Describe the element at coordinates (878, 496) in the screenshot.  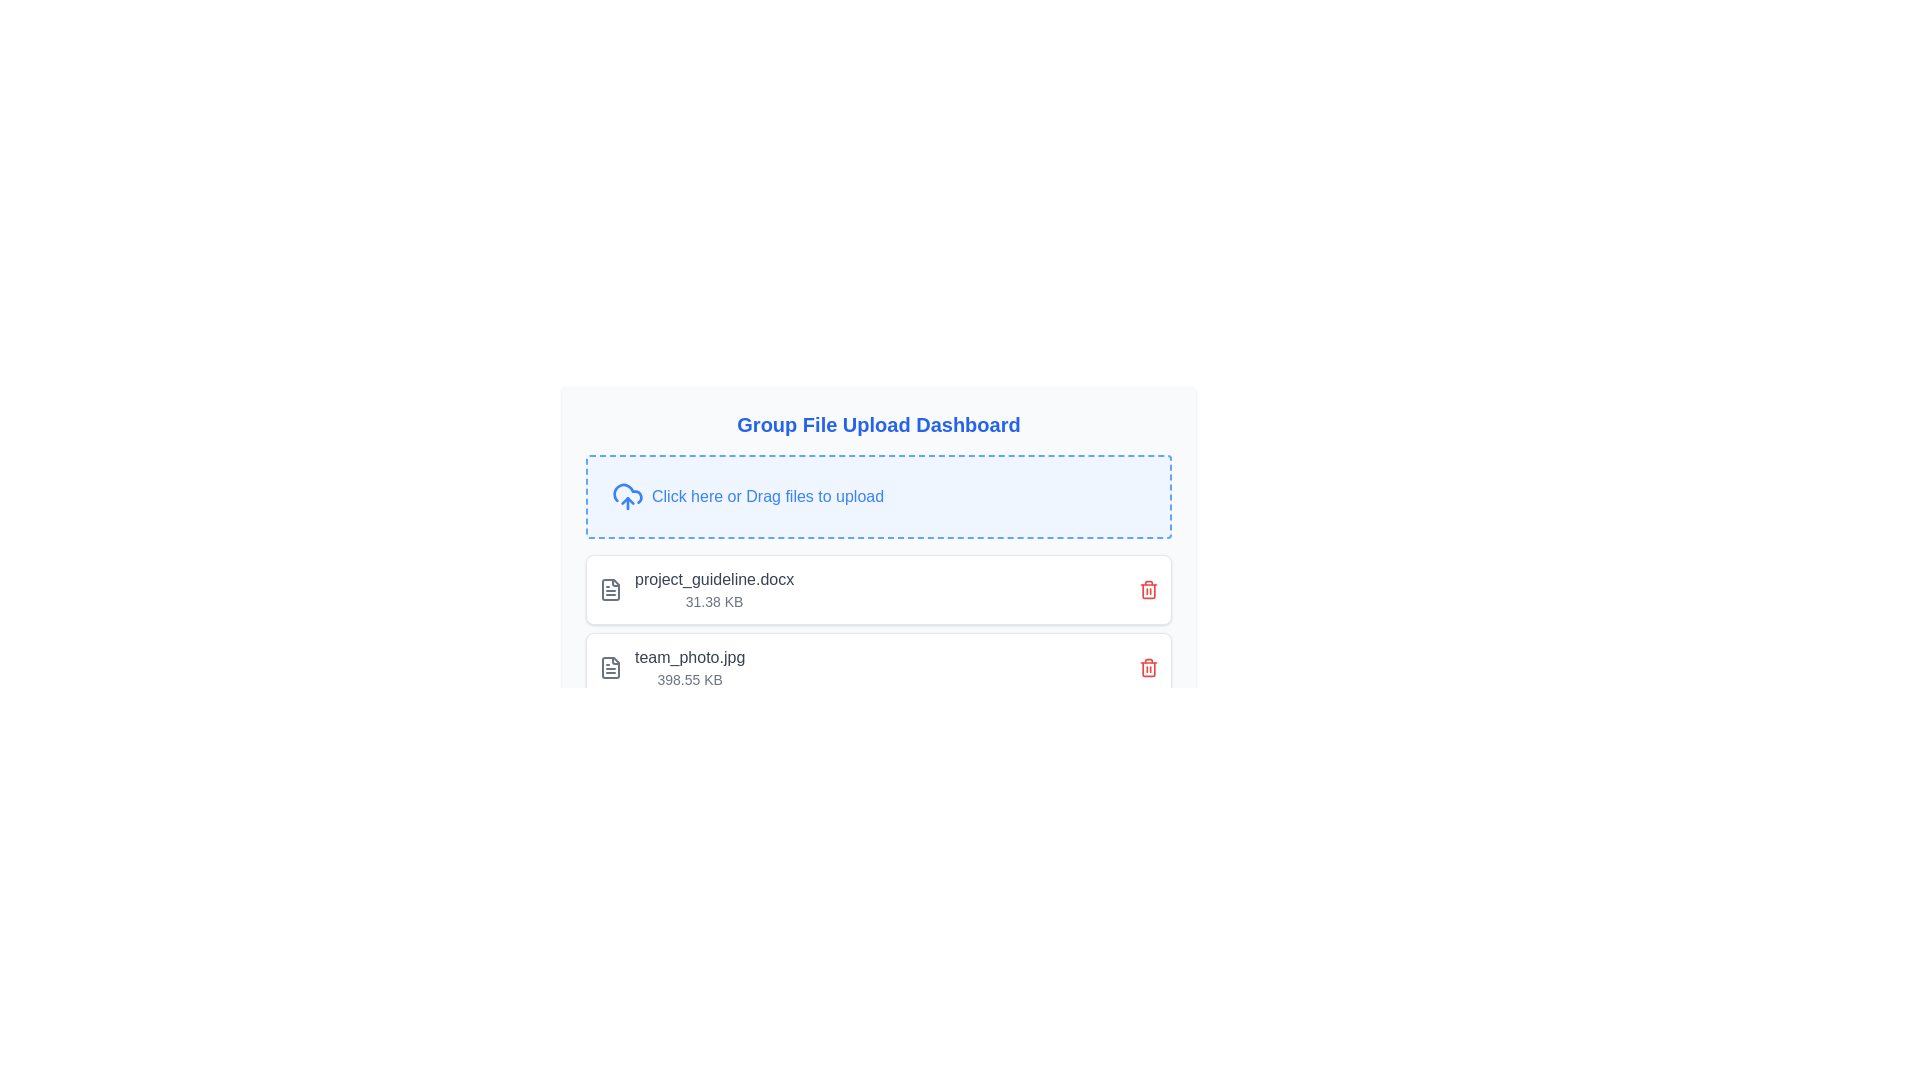
I see `the Clickable label with the text 'Click here or Drag files to upload' which has a cloud icon, to receive visual feedback` at that location.